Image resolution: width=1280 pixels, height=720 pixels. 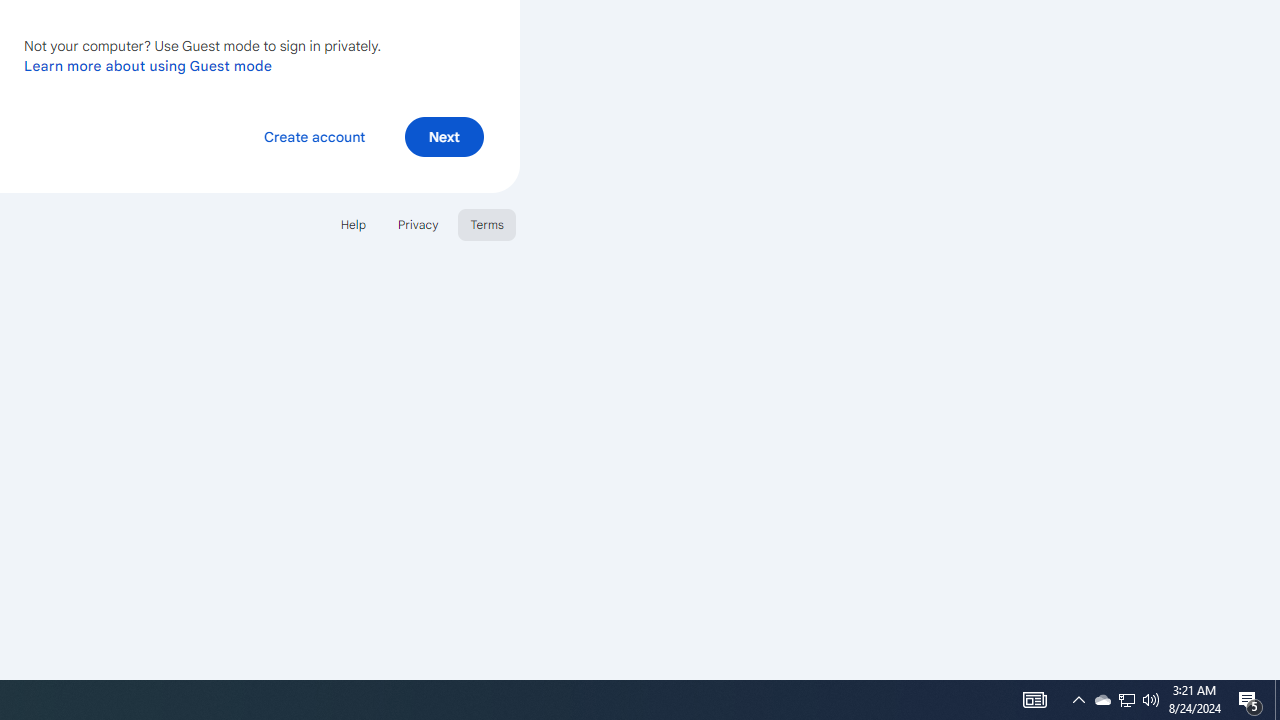 I want to click on 'Learn more about using Guest mode', so click(x=147, y=64).